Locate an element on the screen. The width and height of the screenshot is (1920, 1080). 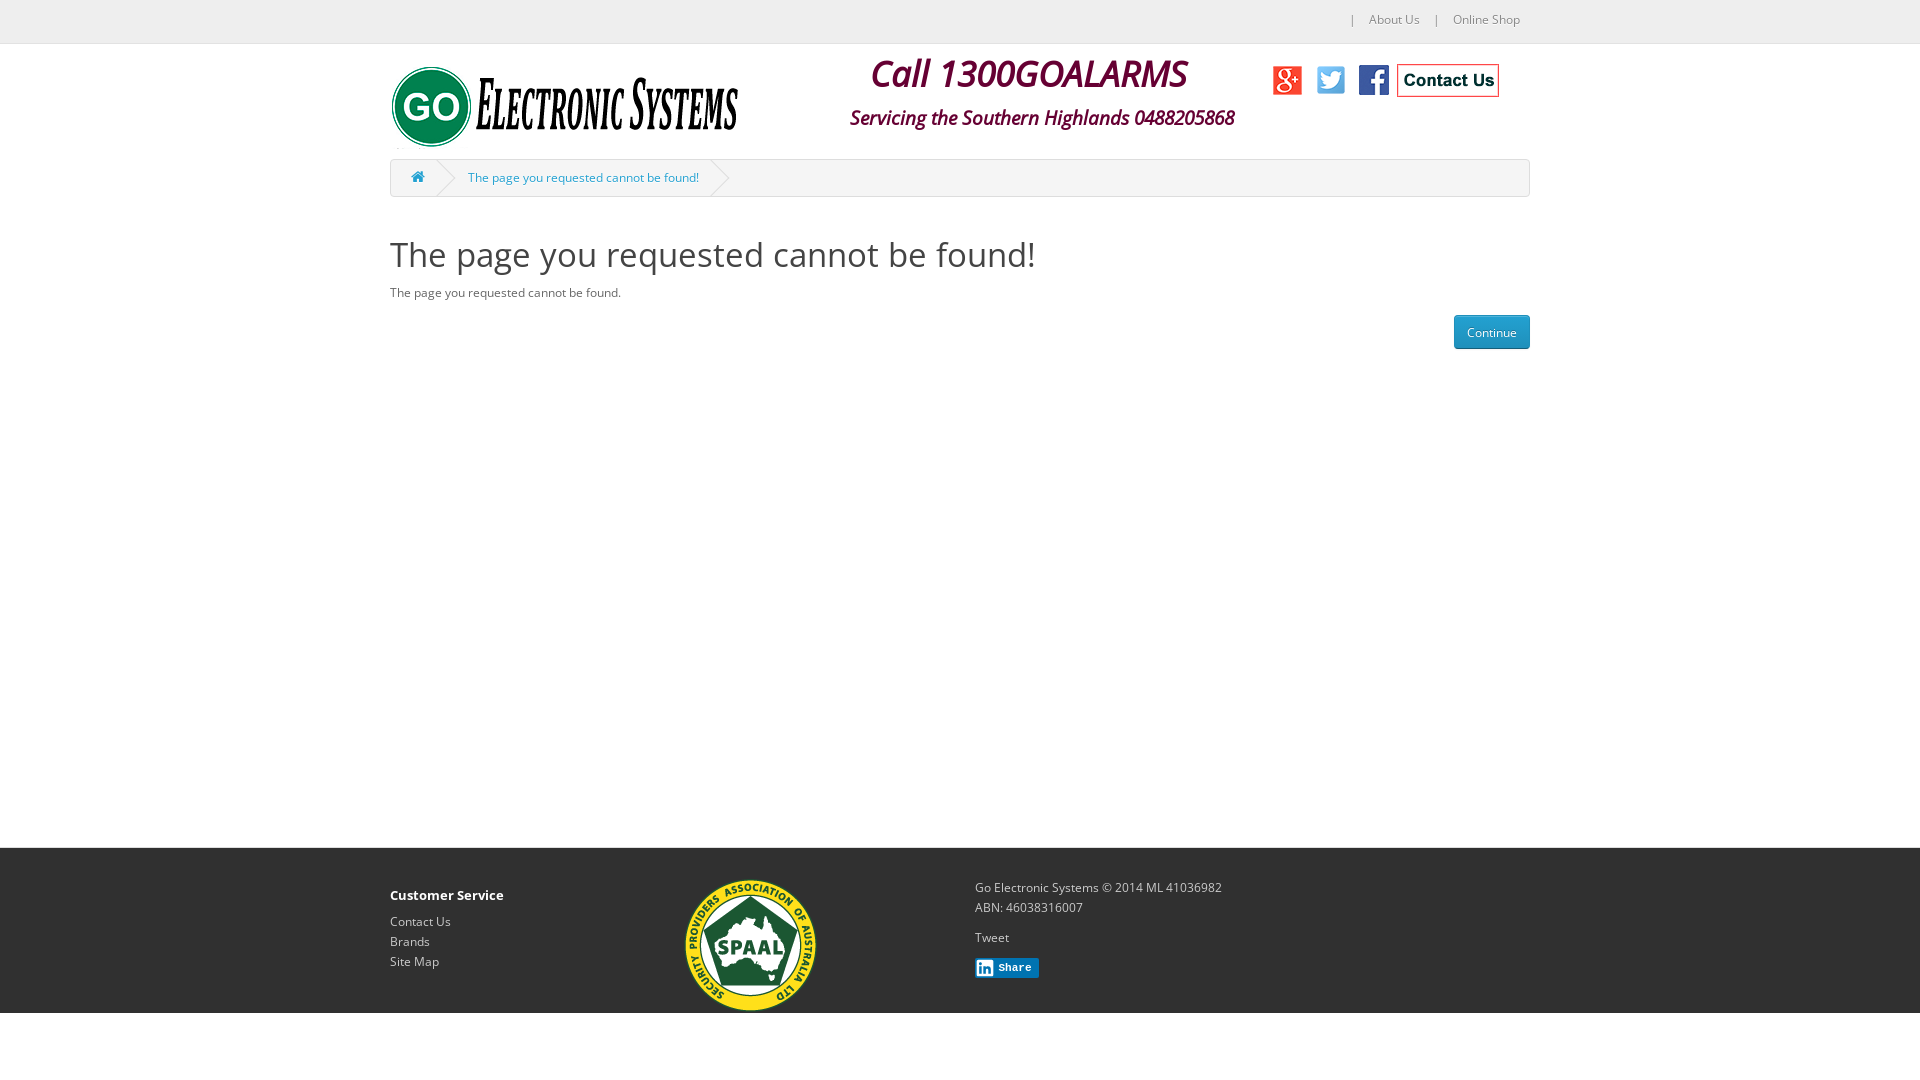
'Share' is located at coordinates (1007, 967).